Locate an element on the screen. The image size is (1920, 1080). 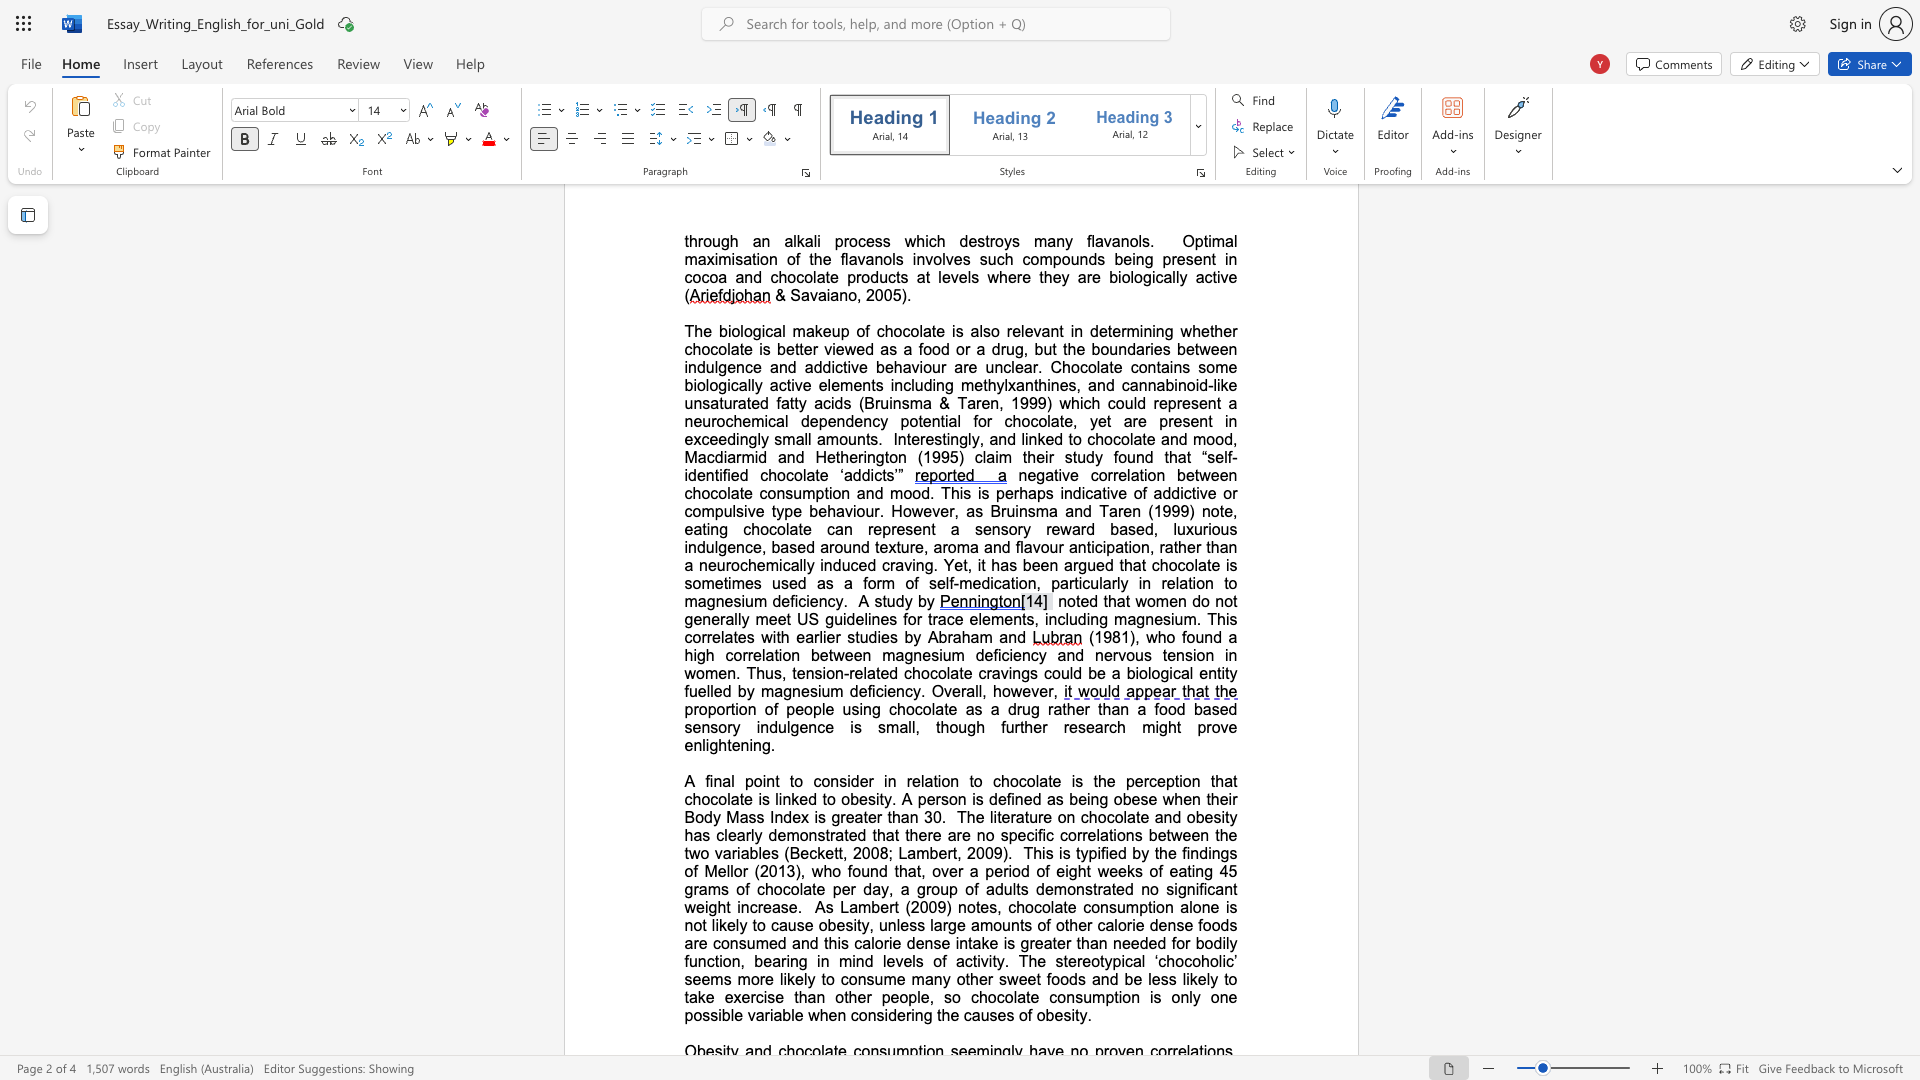
the subset text "kely to cause" within the text "As Lambert (2009) notes, chocolate consumption alone is not likely to cause obesity, unless" is located at coordinates (718, 925).